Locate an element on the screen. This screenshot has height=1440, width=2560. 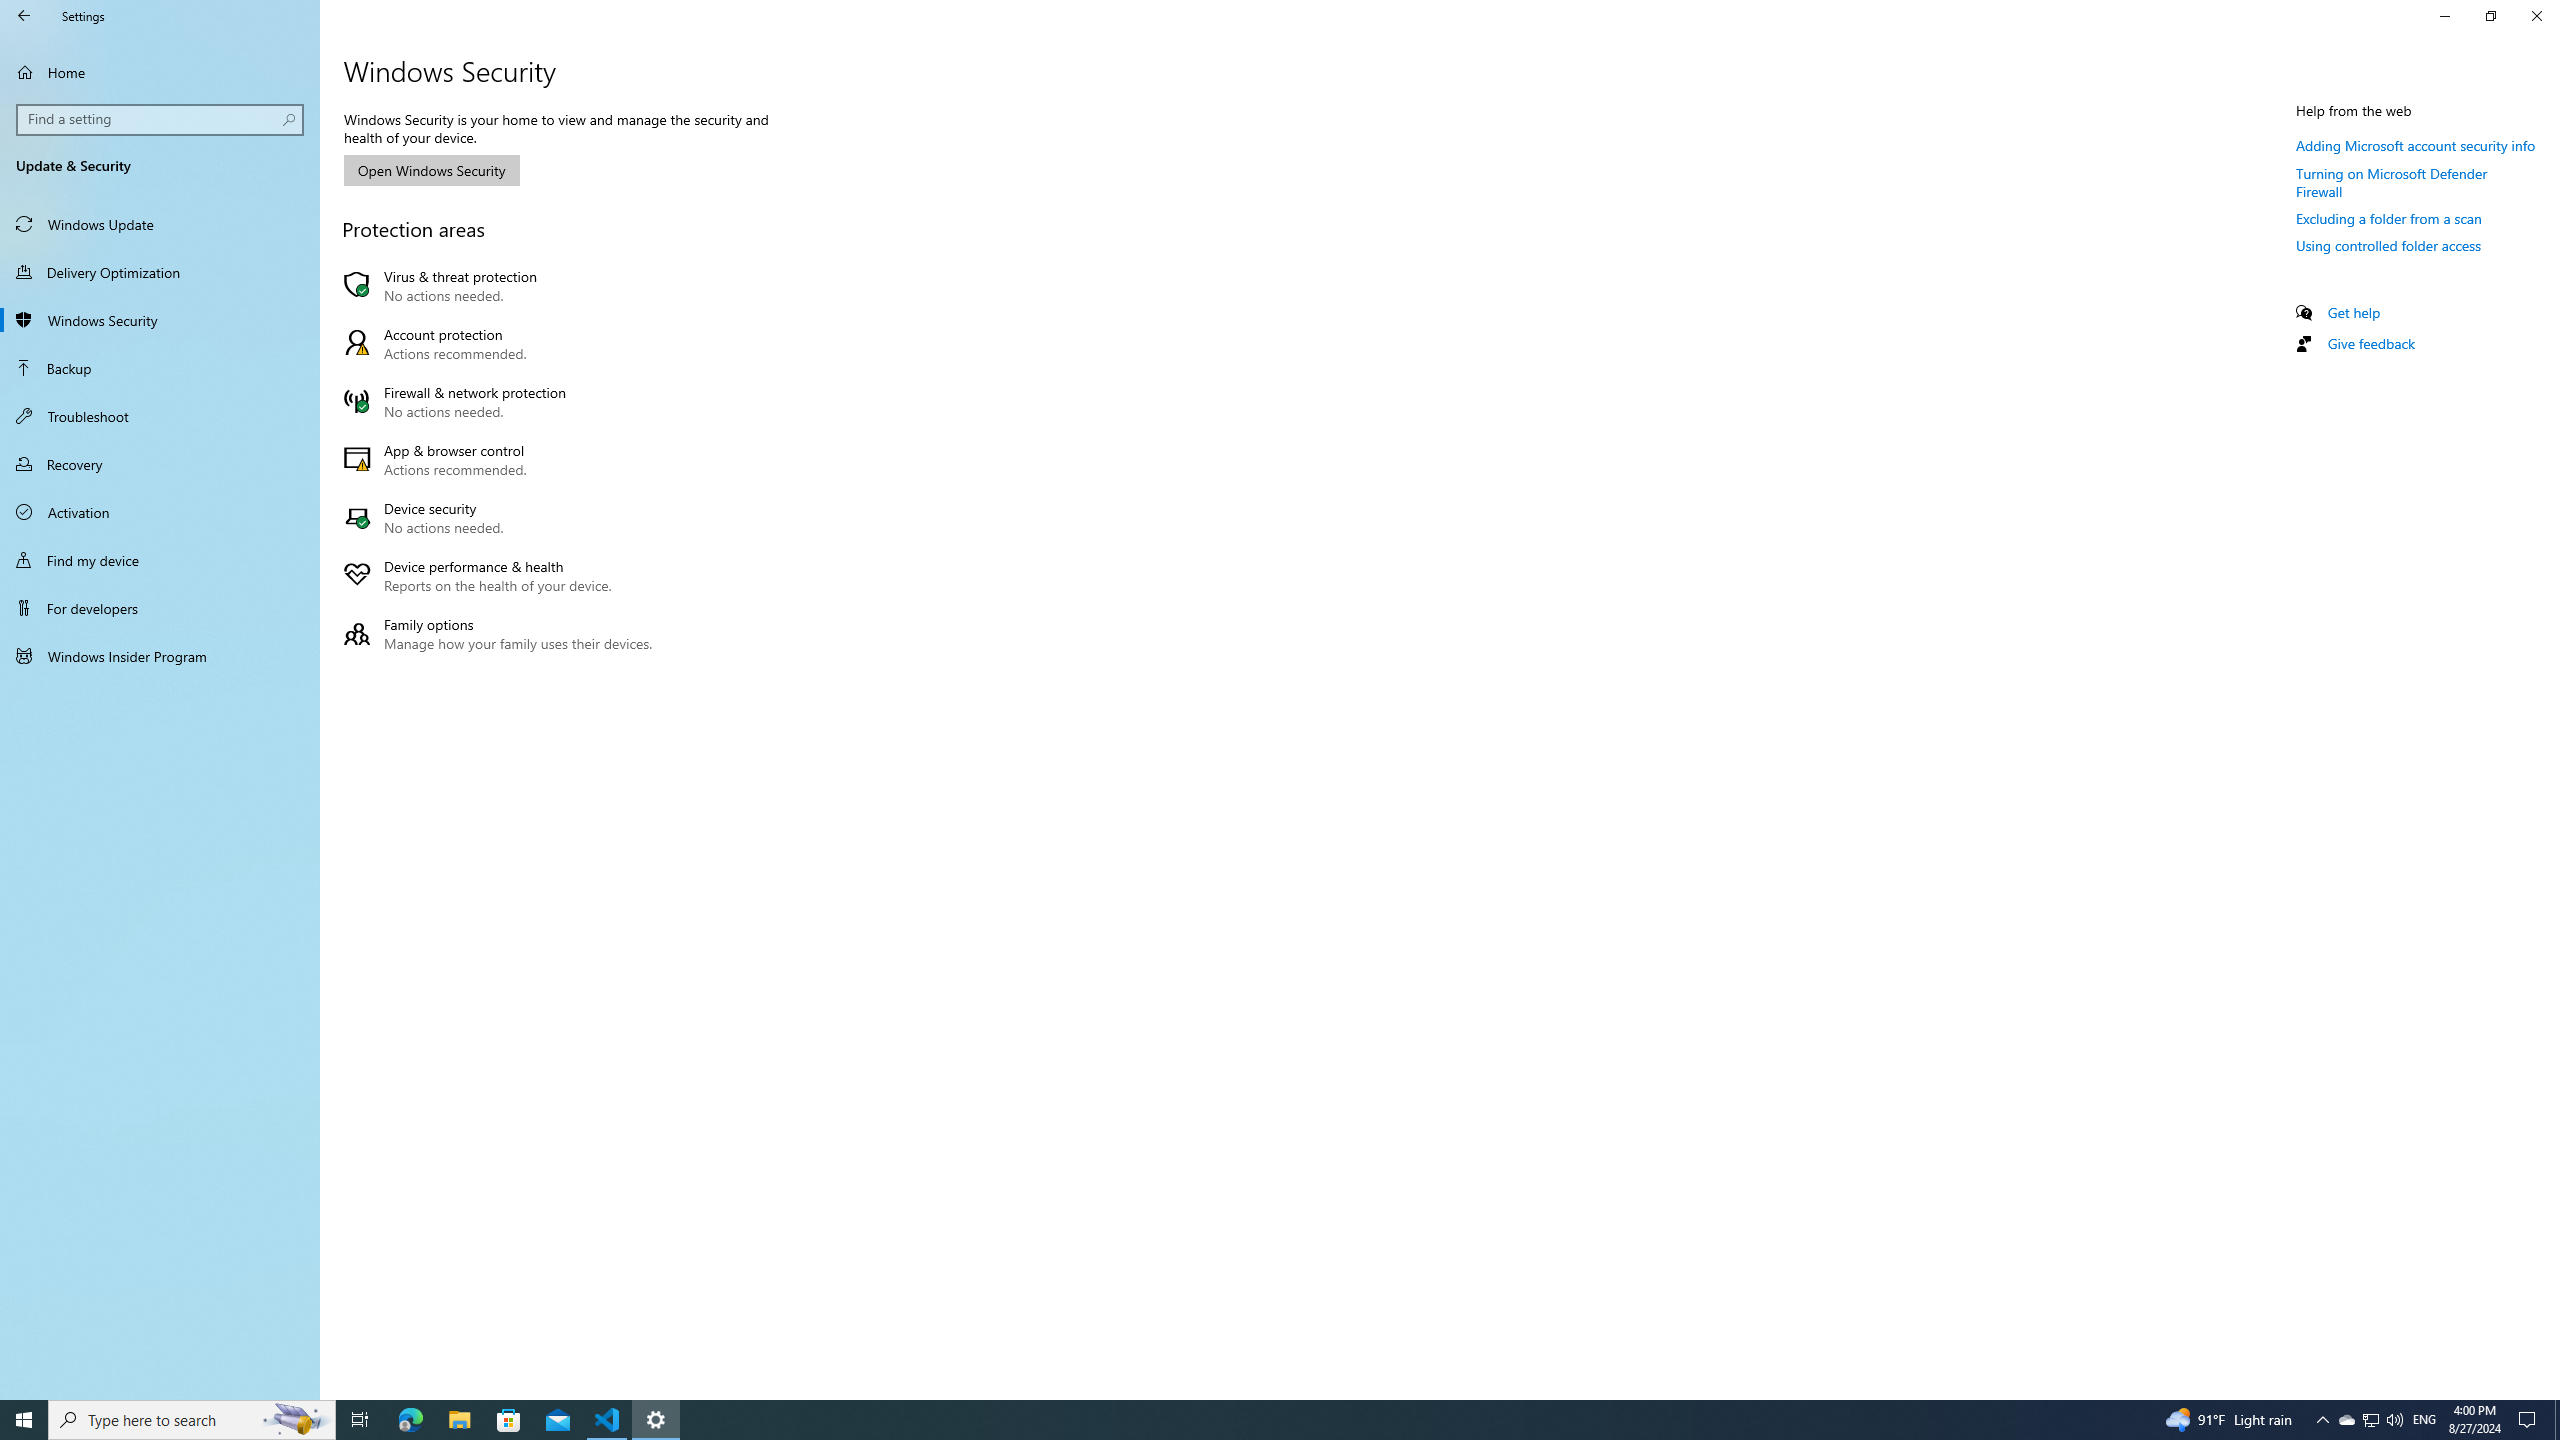
'Windows Update' is located at coordinates (159, 222).